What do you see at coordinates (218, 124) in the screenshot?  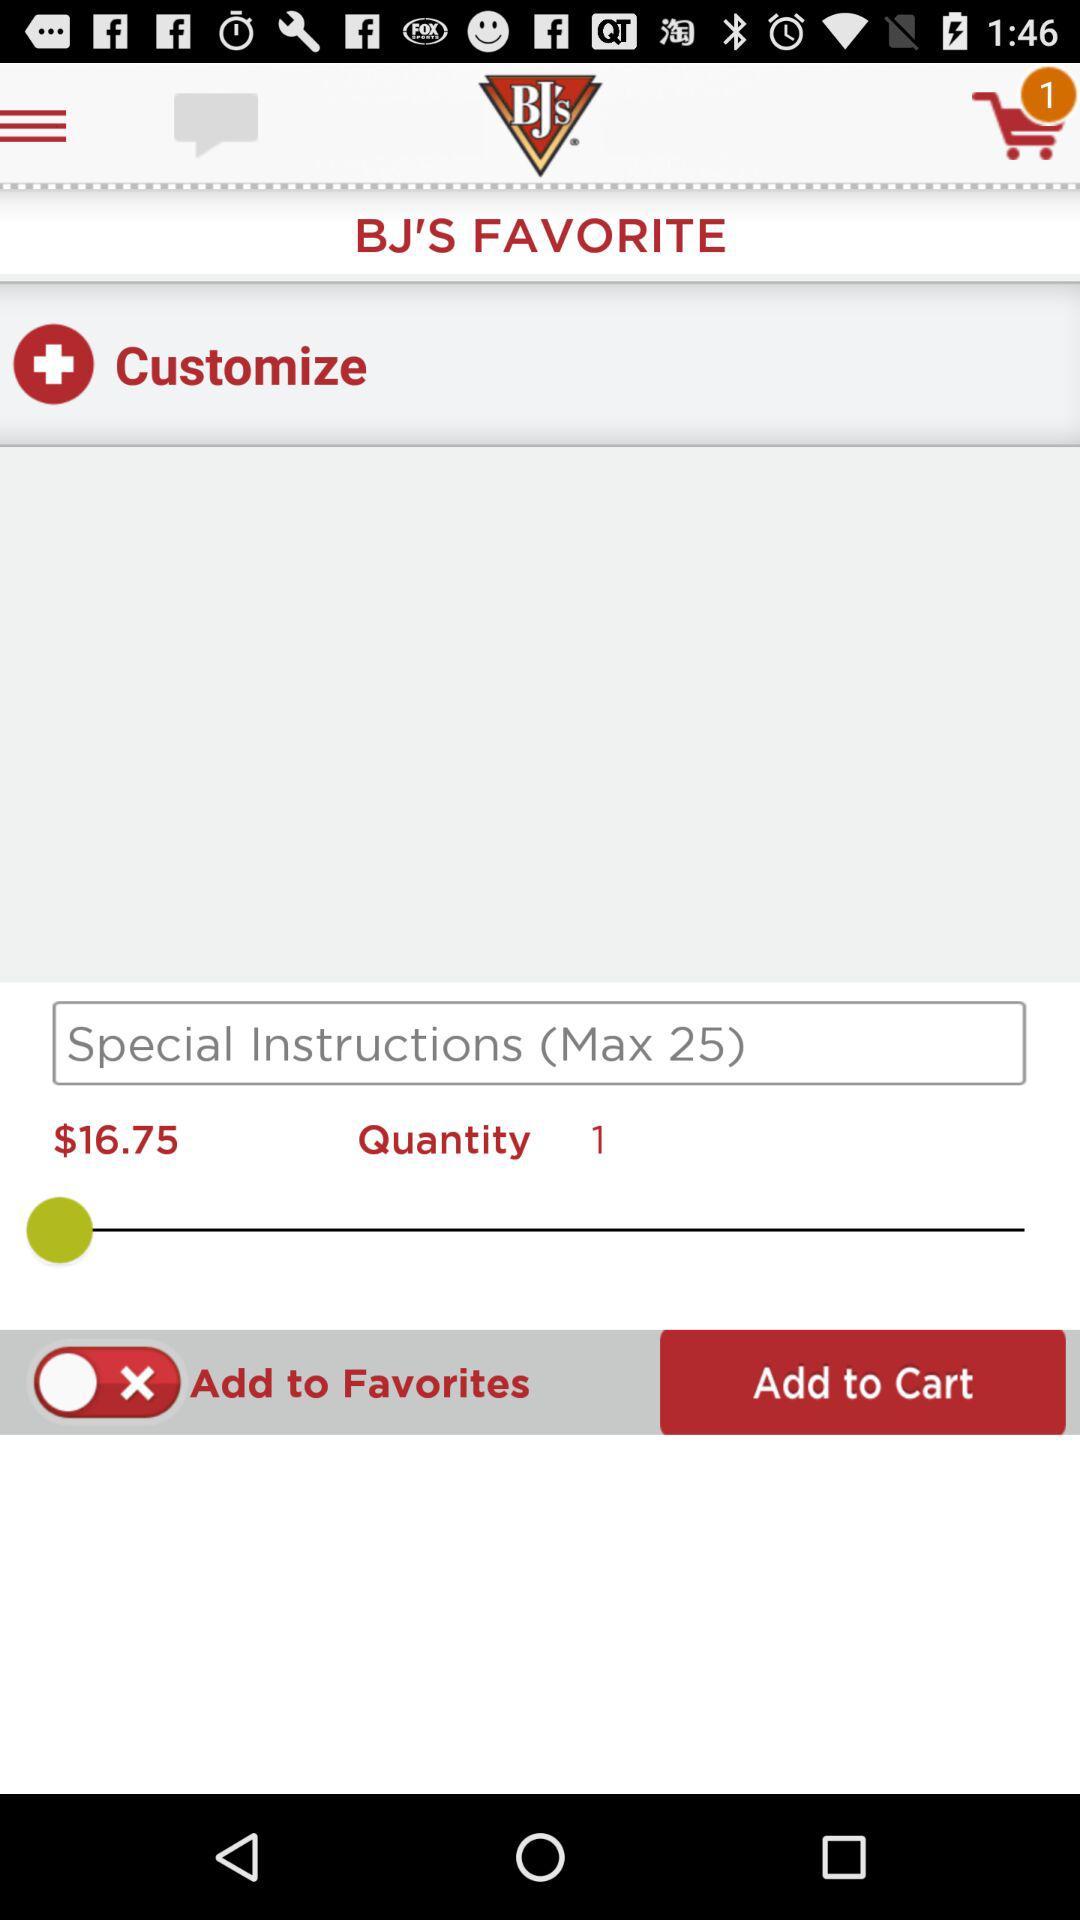 I see `messenger option` at bounding box center [218, 124].